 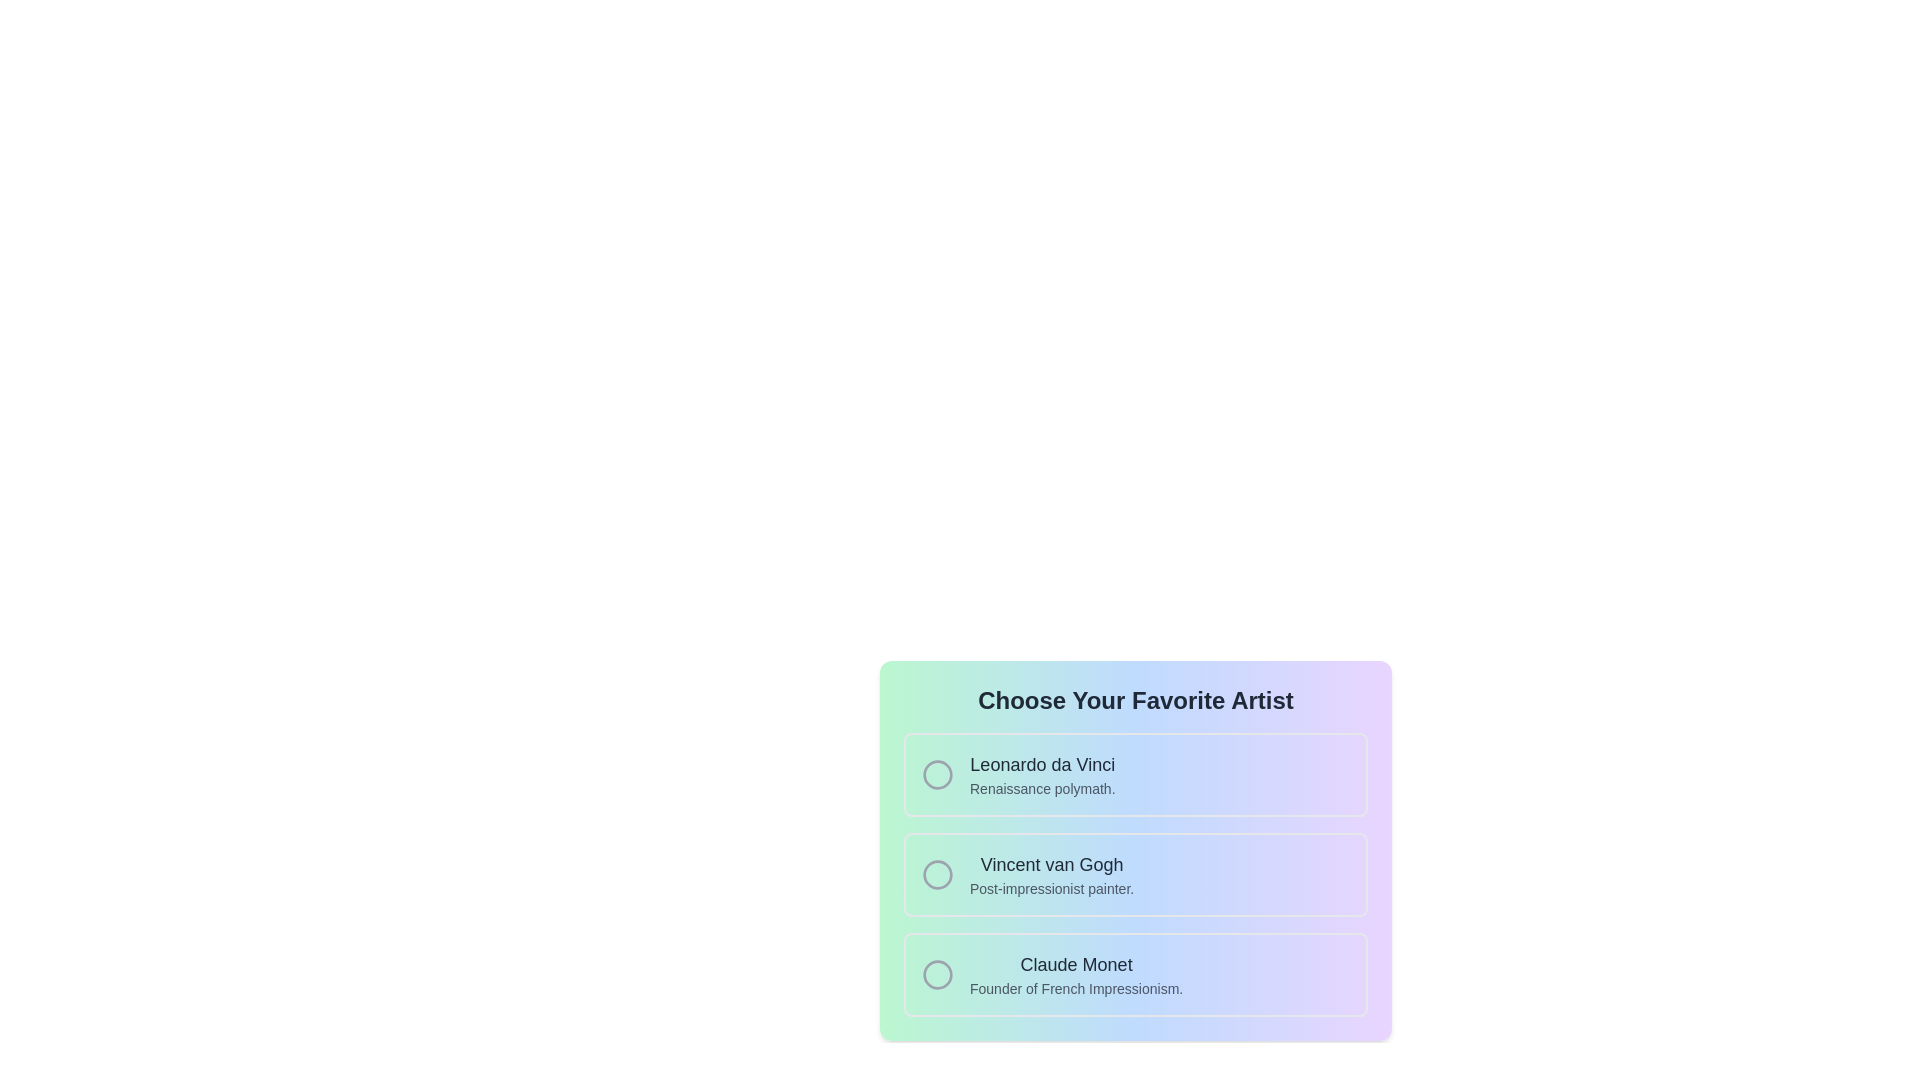 I want to click on information displayed in the text block featuring 'Vincent van Gogh' and 'Post-impressionist painter.', so click(x=1051, y=874).